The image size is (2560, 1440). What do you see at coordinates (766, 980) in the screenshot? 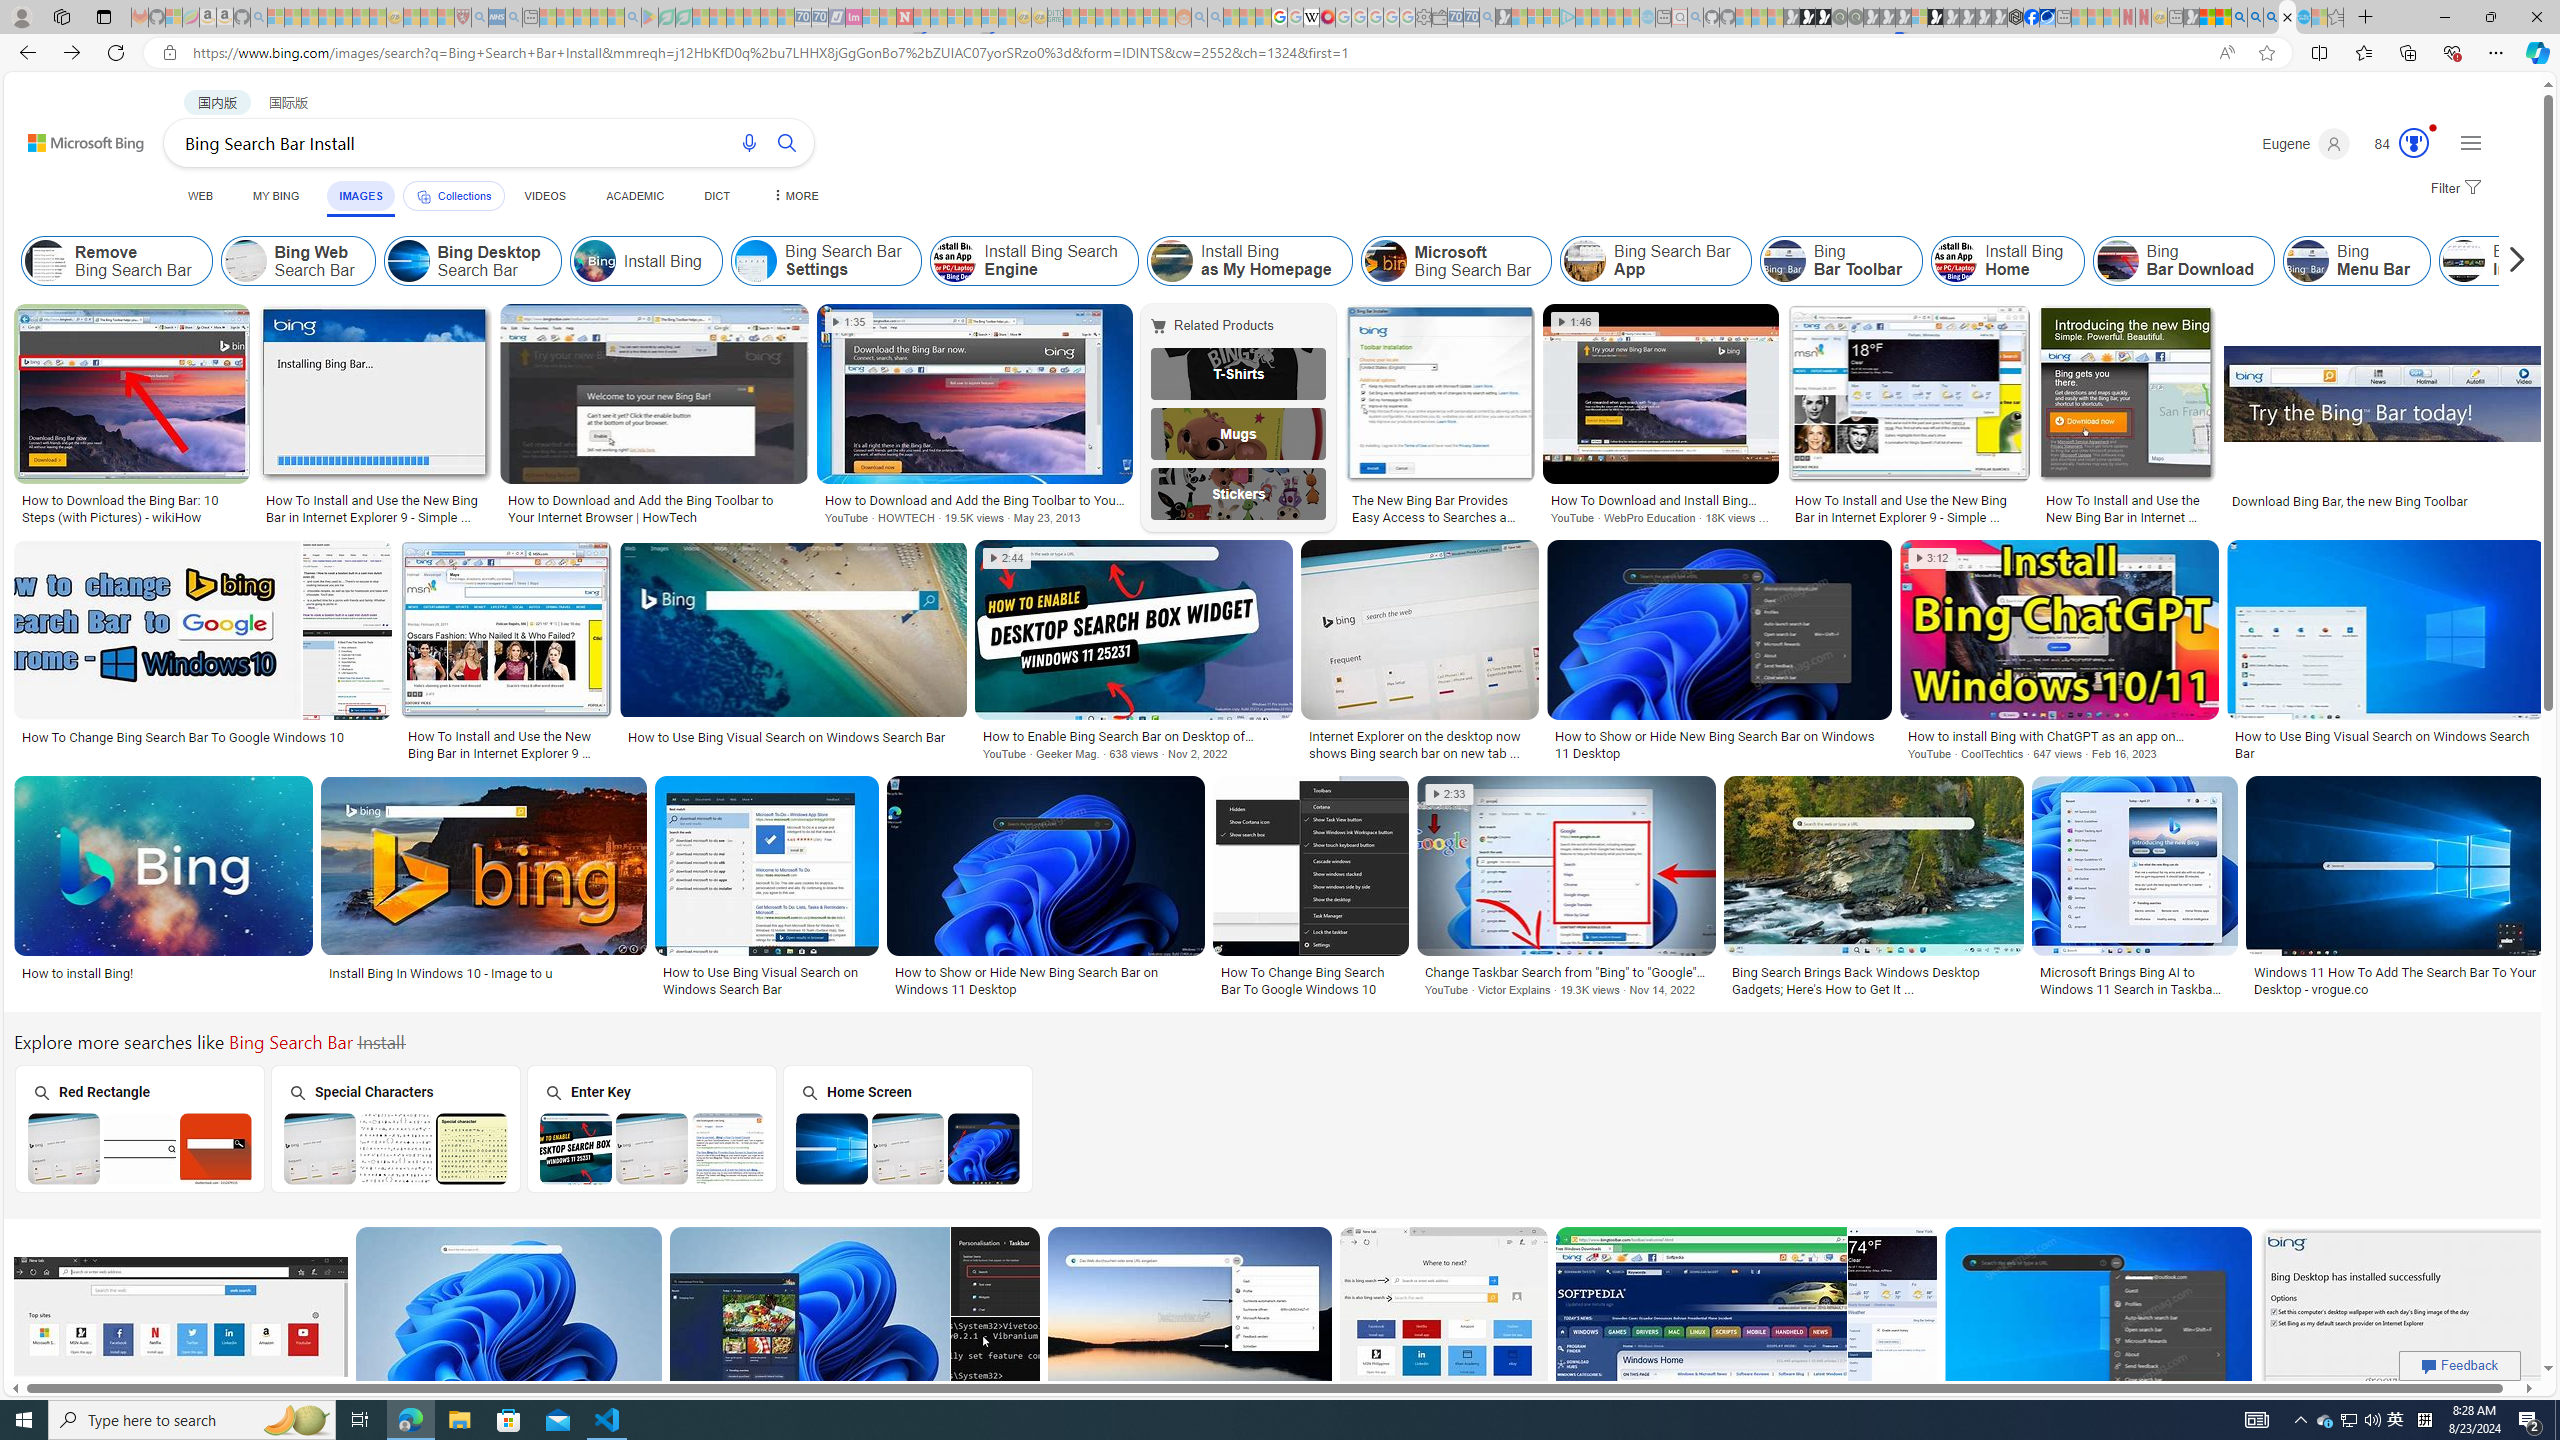
I see `'How to Use Bing Visual Search on Windows Search Bar'` at bounding box center [766, 980].